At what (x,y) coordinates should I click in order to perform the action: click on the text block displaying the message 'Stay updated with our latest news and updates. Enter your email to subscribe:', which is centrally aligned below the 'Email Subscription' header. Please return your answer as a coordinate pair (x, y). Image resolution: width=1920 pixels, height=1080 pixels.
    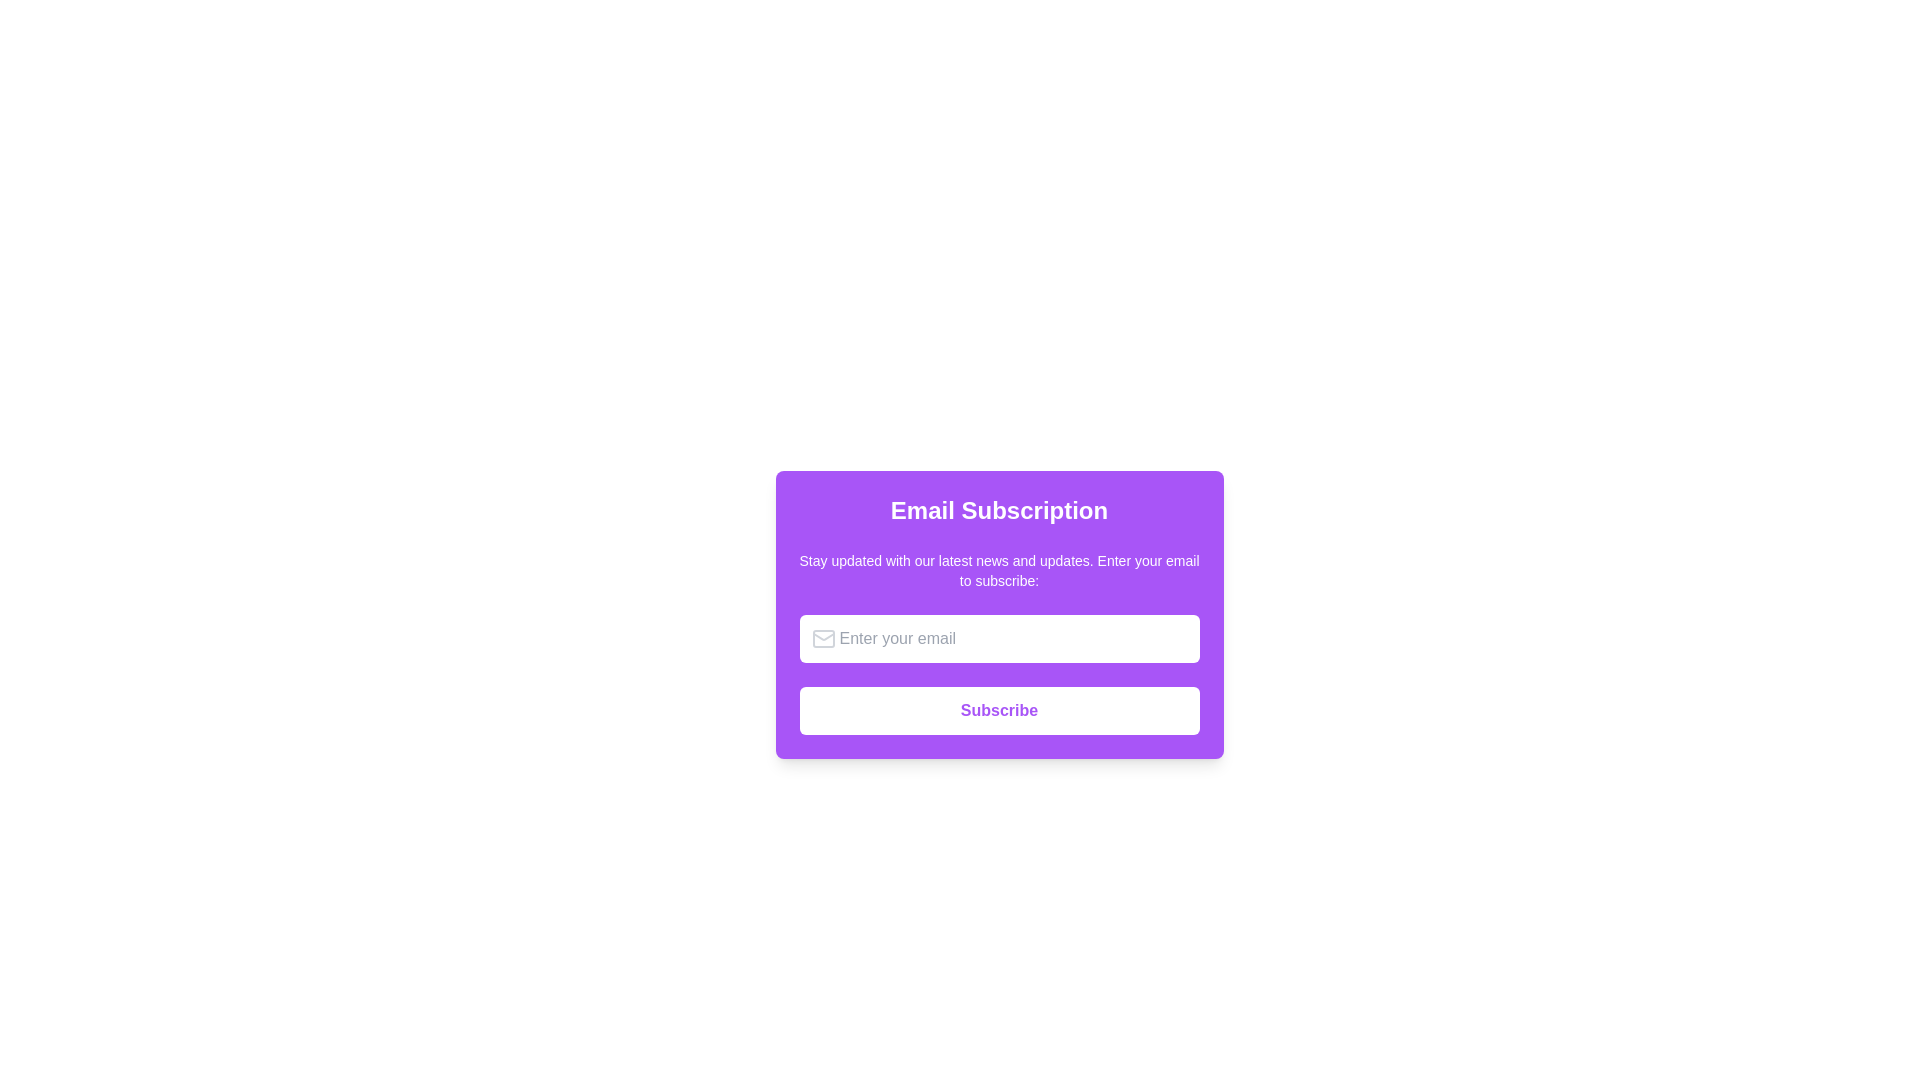
    Looking at the image, I should click on (999, 570).